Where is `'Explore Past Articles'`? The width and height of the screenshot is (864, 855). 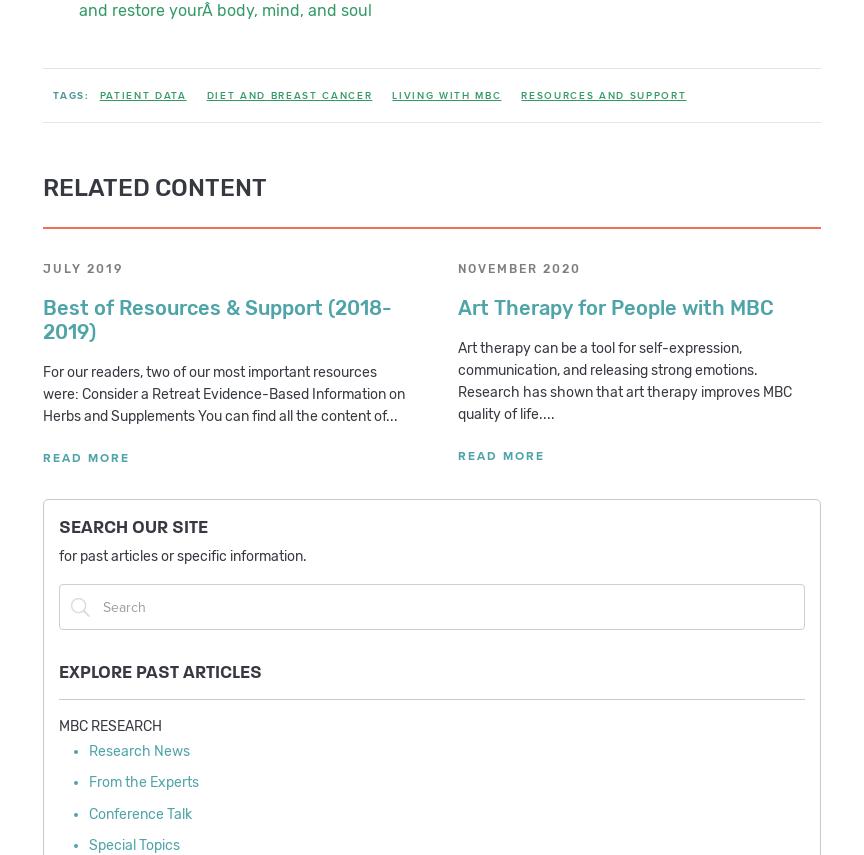
'Explore Past Articles' is located at coordinates (159, 672).